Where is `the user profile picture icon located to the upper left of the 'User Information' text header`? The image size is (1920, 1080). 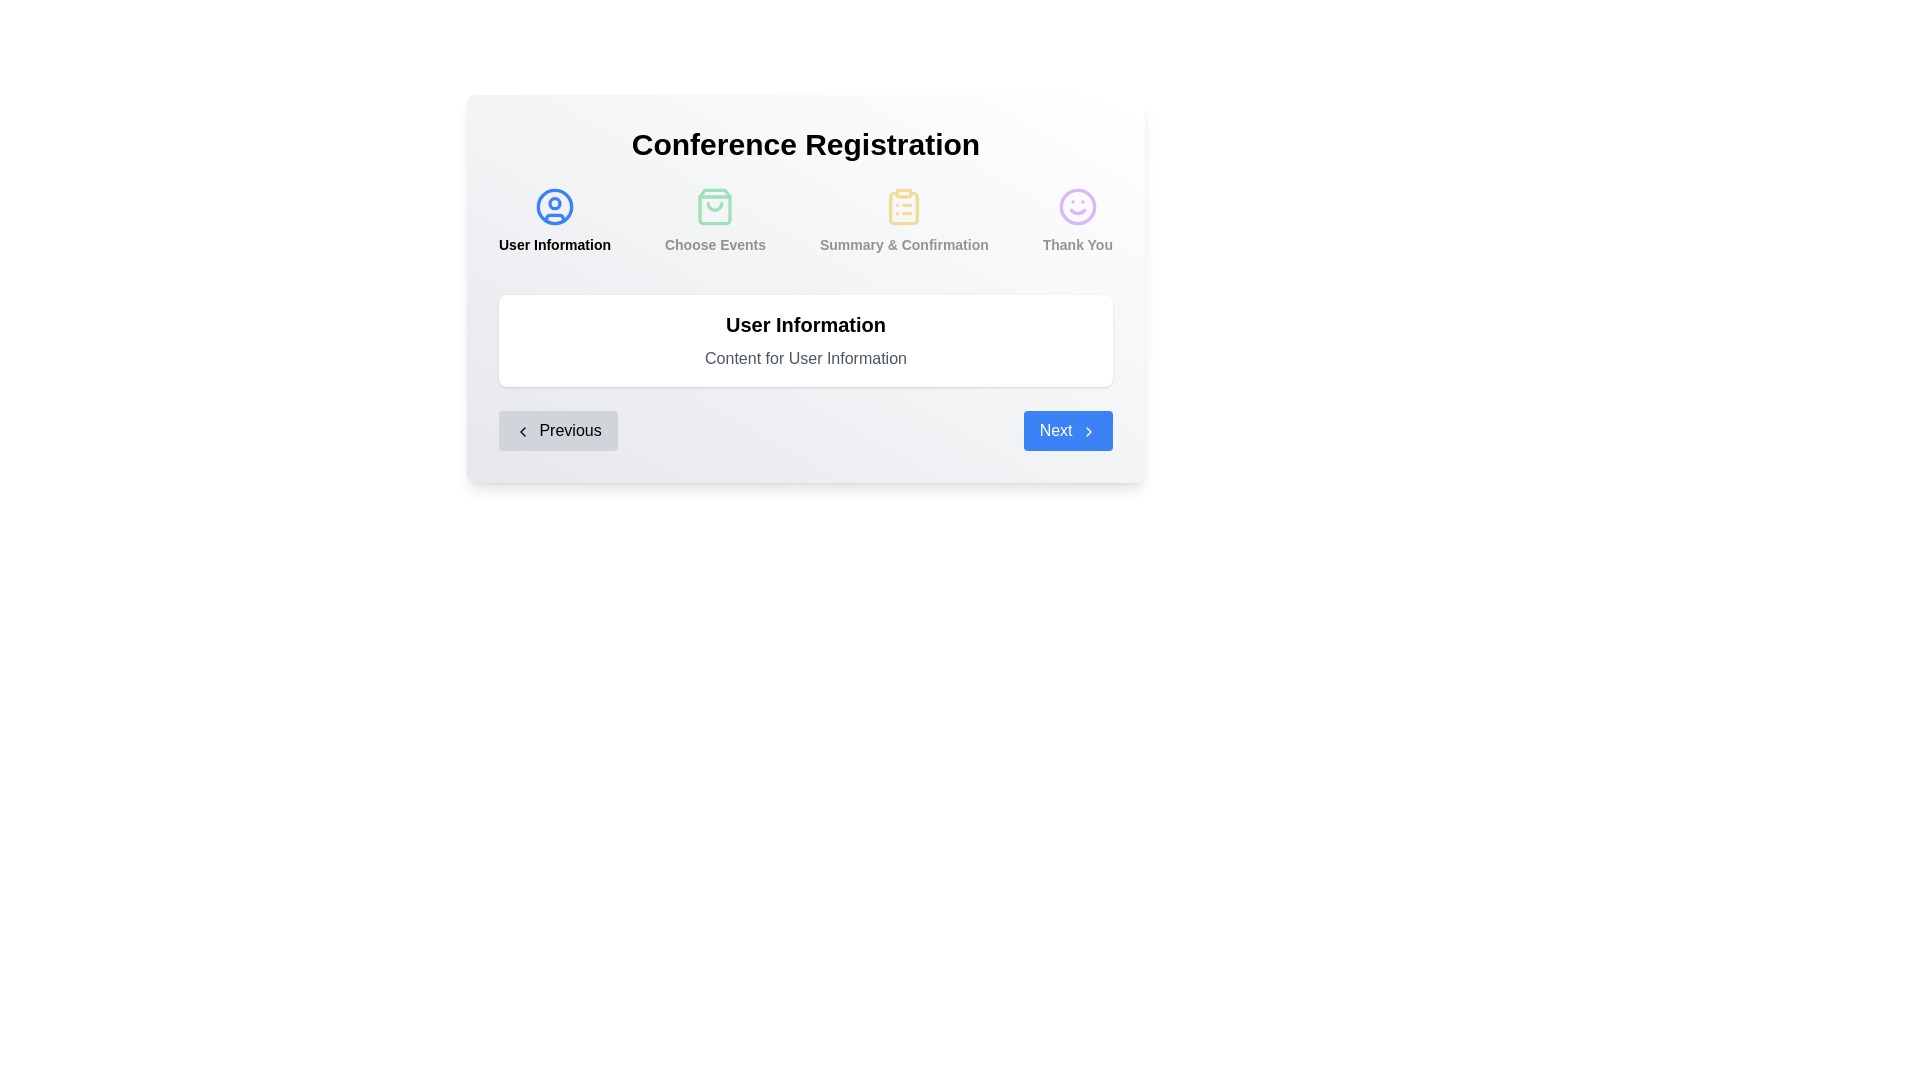 the user profile picture icon located to the upper left of the 'User Information' text header is located at coordinates (555, 207).